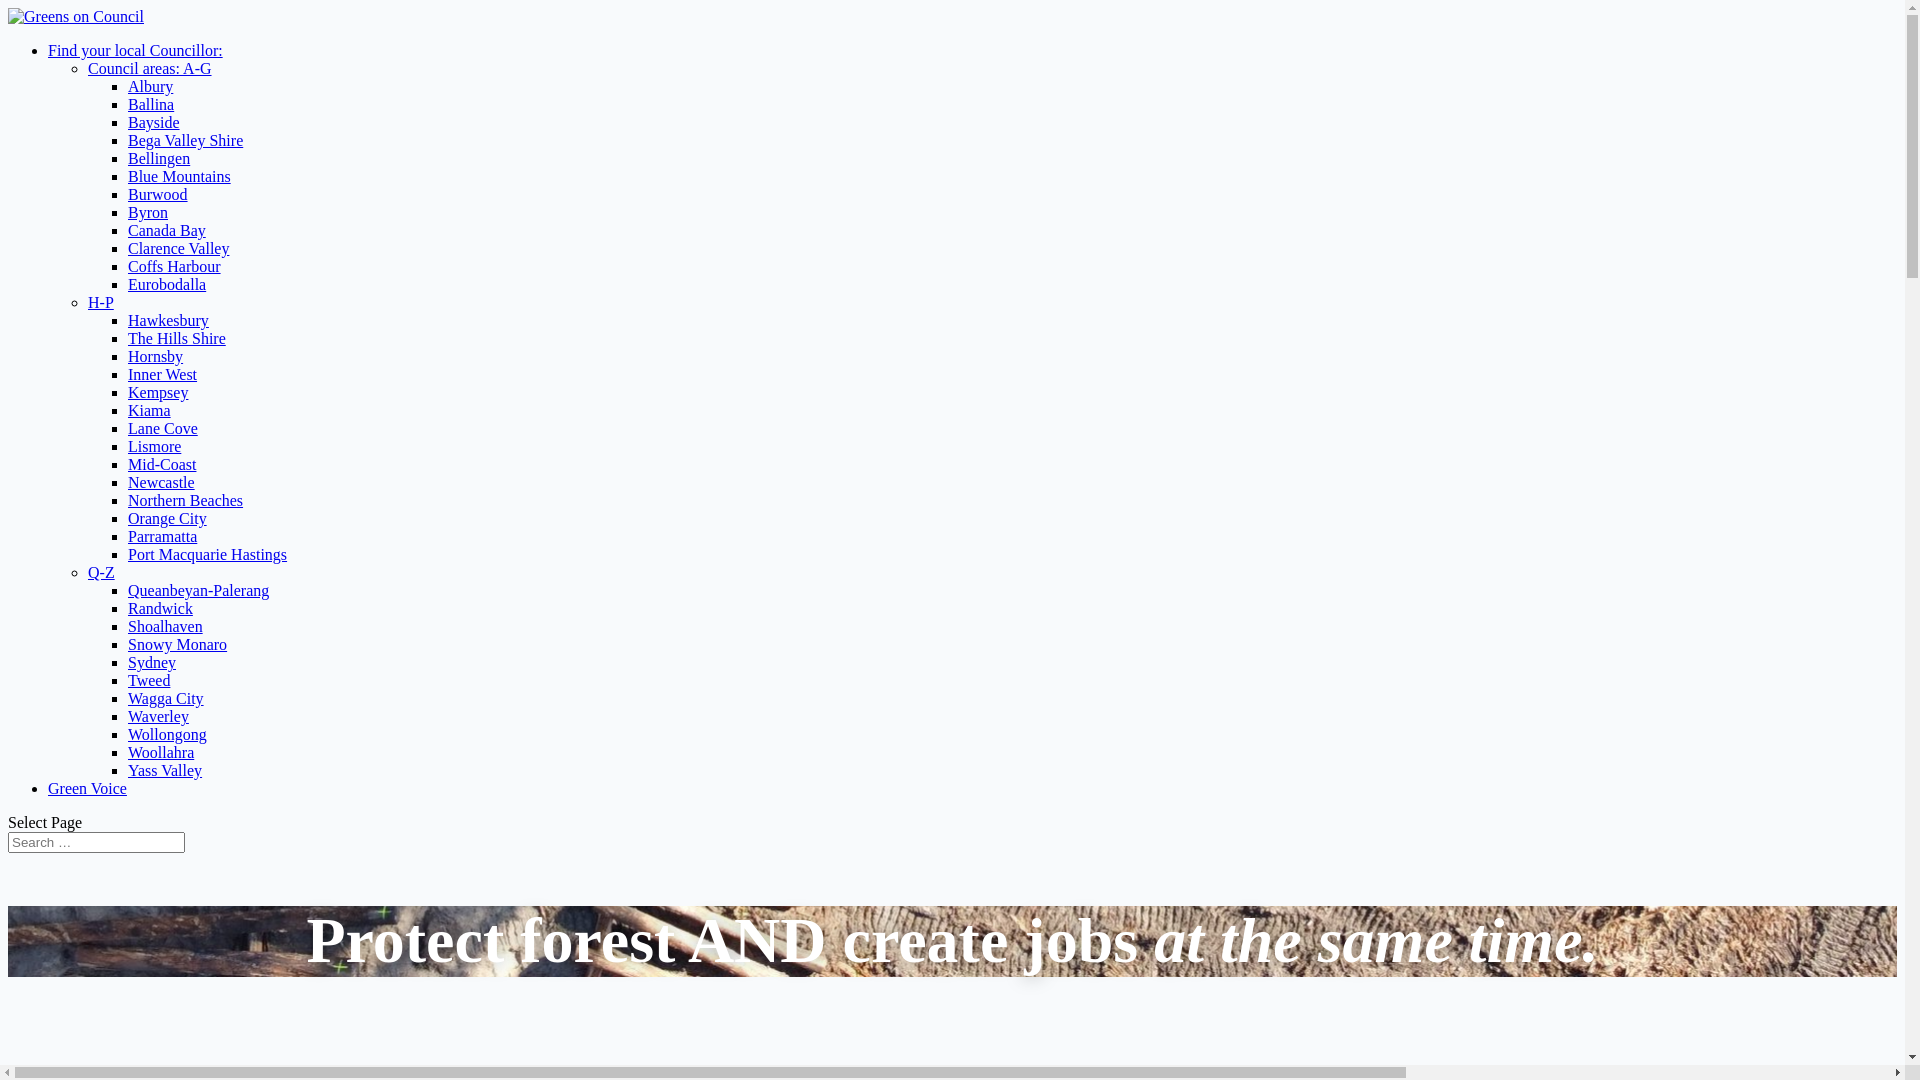  What do you see at coordinates (162, 535) in the screenshot?
I see `'Parramatta'` at bounding box center [162, 535].